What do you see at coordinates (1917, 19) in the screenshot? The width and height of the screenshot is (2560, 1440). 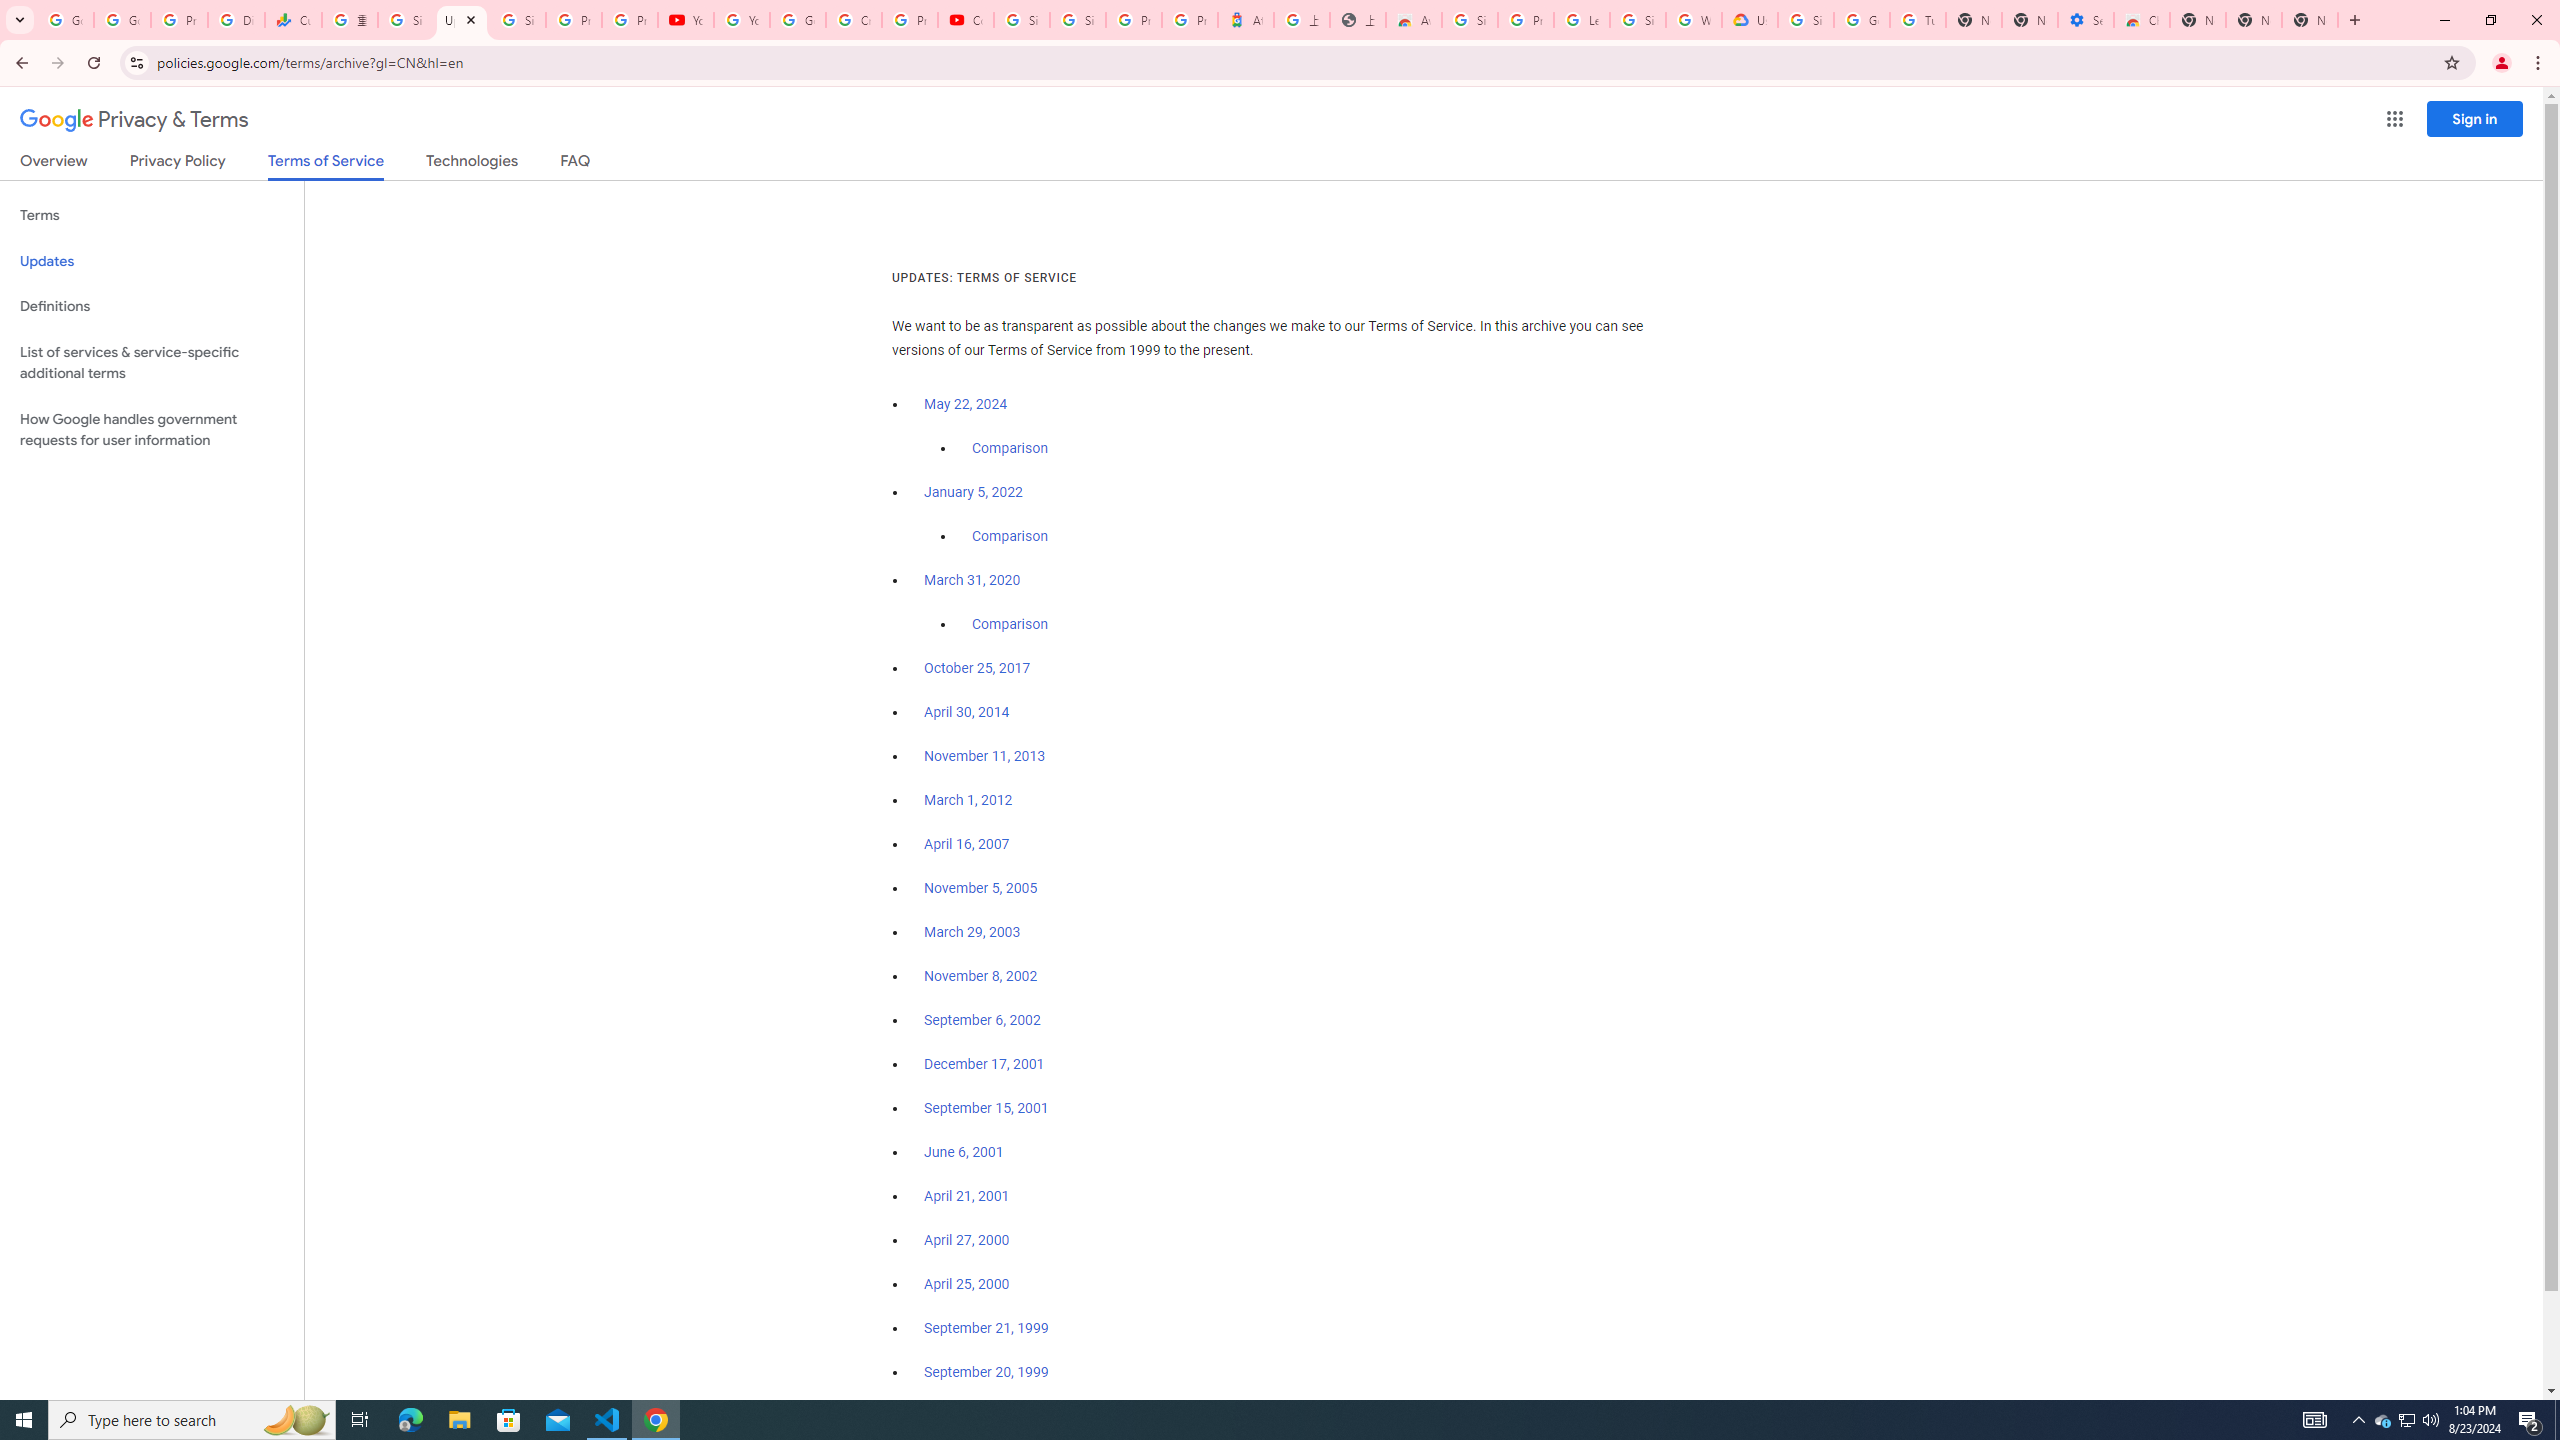 I see `'Turn cookies on or off - Computer - Google Account Help'` at bounding box center [1917, 19].